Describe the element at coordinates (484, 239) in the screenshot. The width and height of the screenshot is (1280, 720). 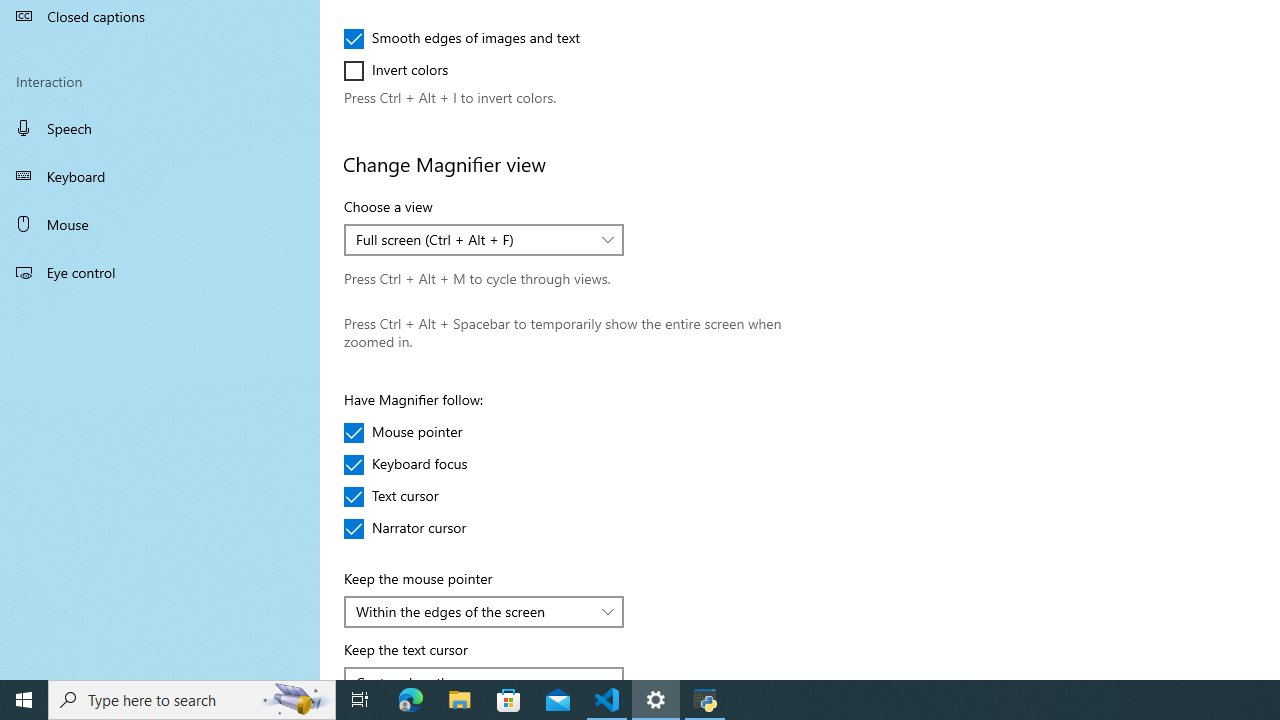
I see `'Choose a view'` at that location.